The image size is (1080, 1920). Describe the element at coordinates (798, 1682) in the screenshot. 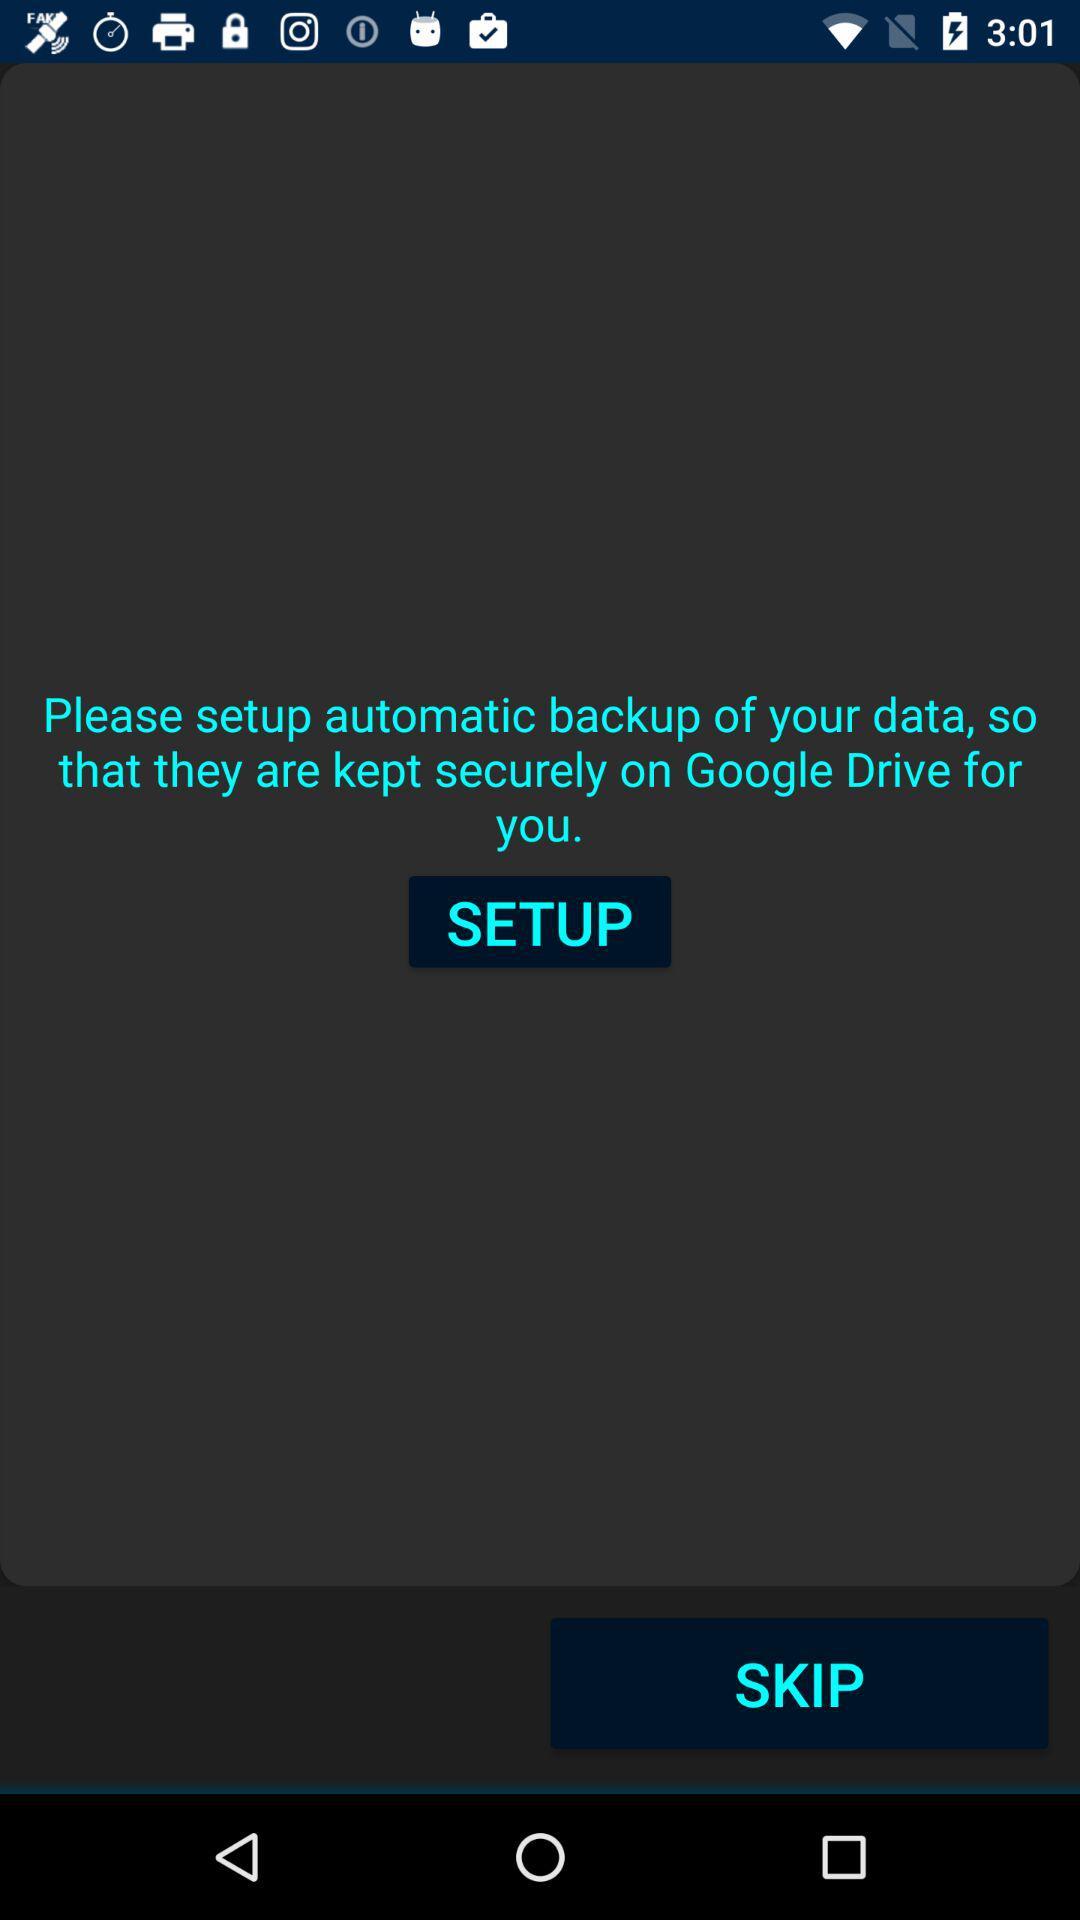

I see `the skip item` at that location.